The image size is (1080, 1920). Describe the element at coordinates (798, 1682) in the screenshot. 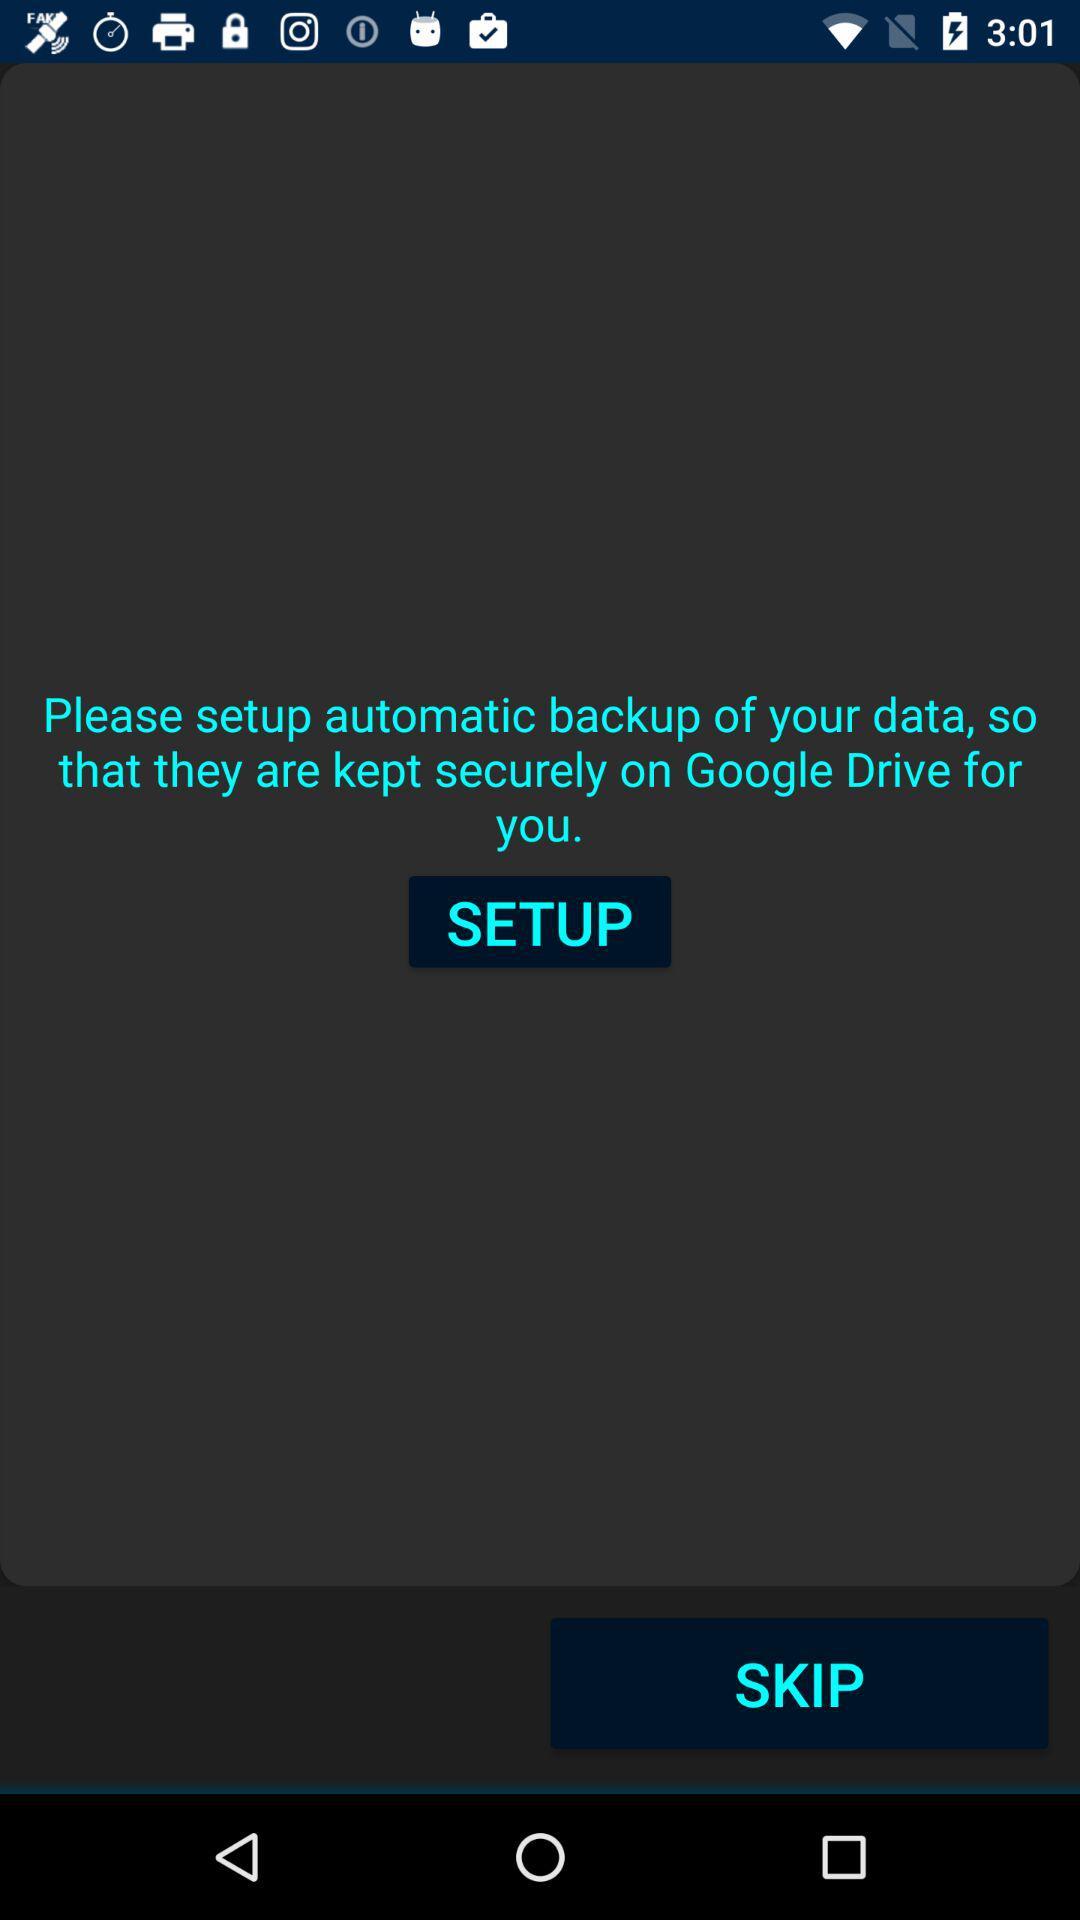

I see `the skip item` at that location.